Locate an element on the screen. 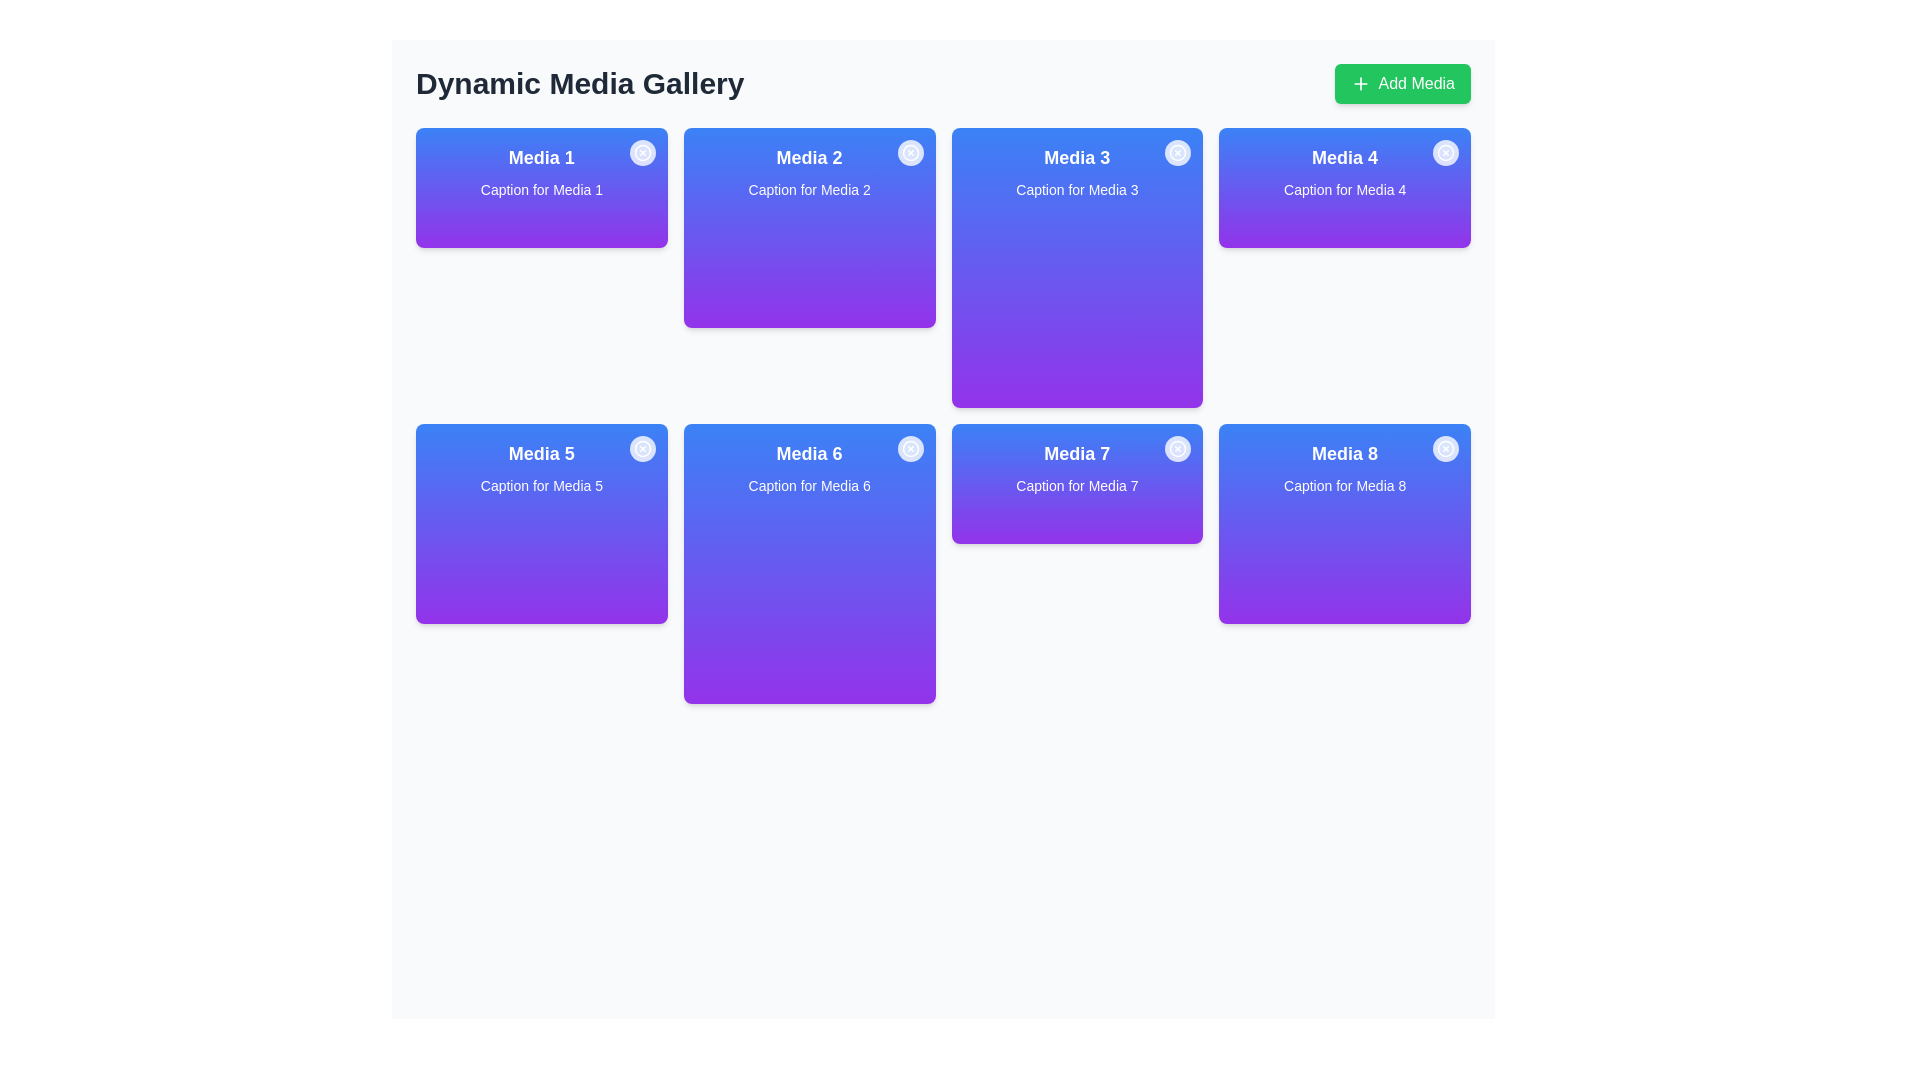  the delete button located at the top-right corner of the 'Media 7' card is located at coordinates (1178, 447).